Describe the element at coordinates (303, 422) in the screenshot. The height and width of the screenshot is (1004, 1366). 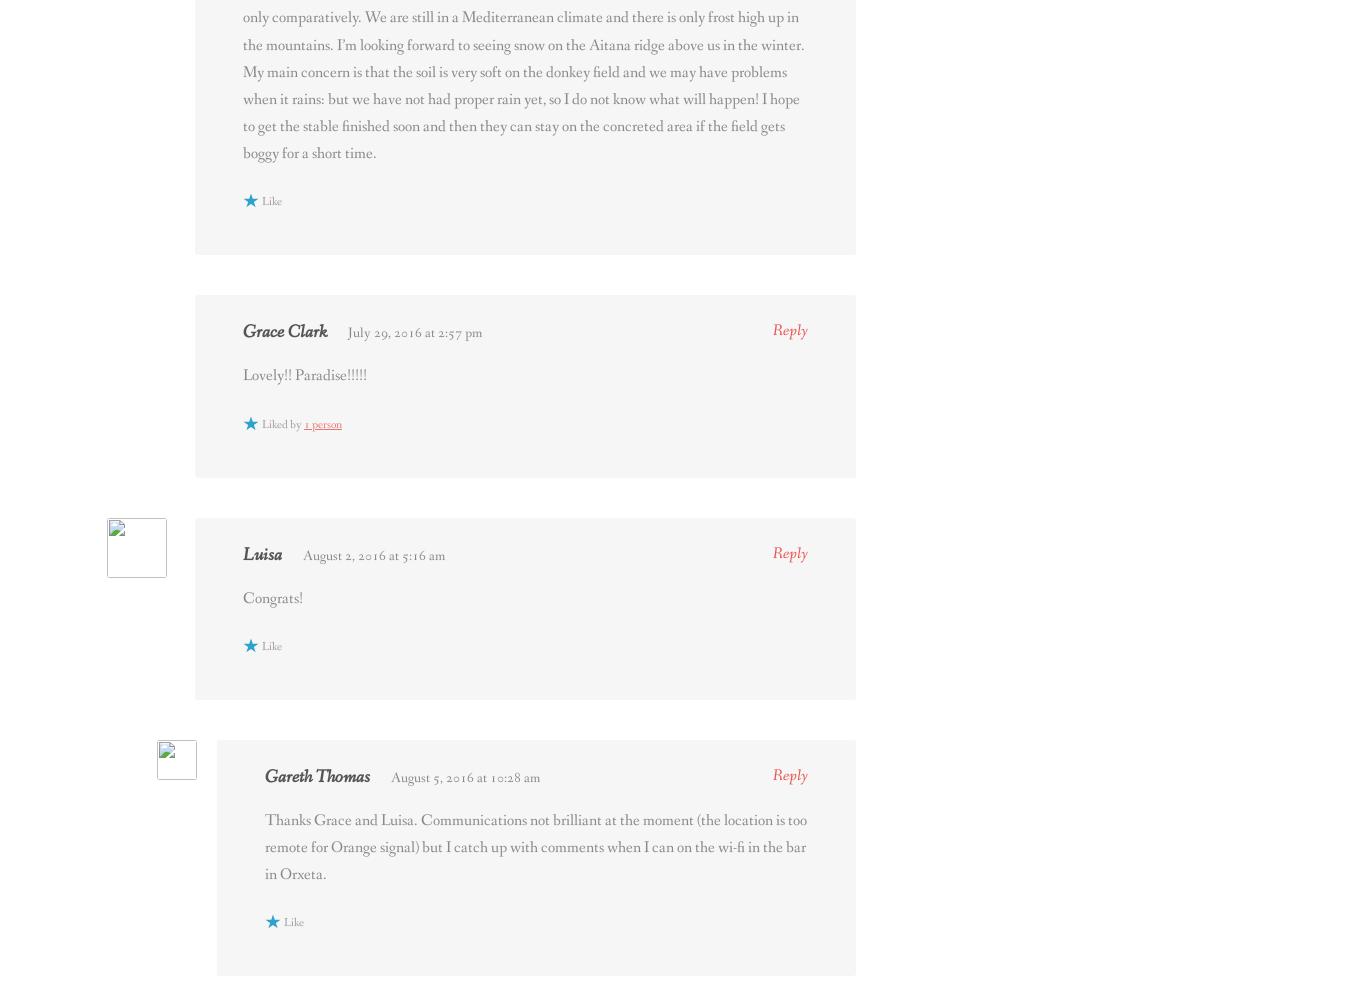
I see `'1 person'` at that location.